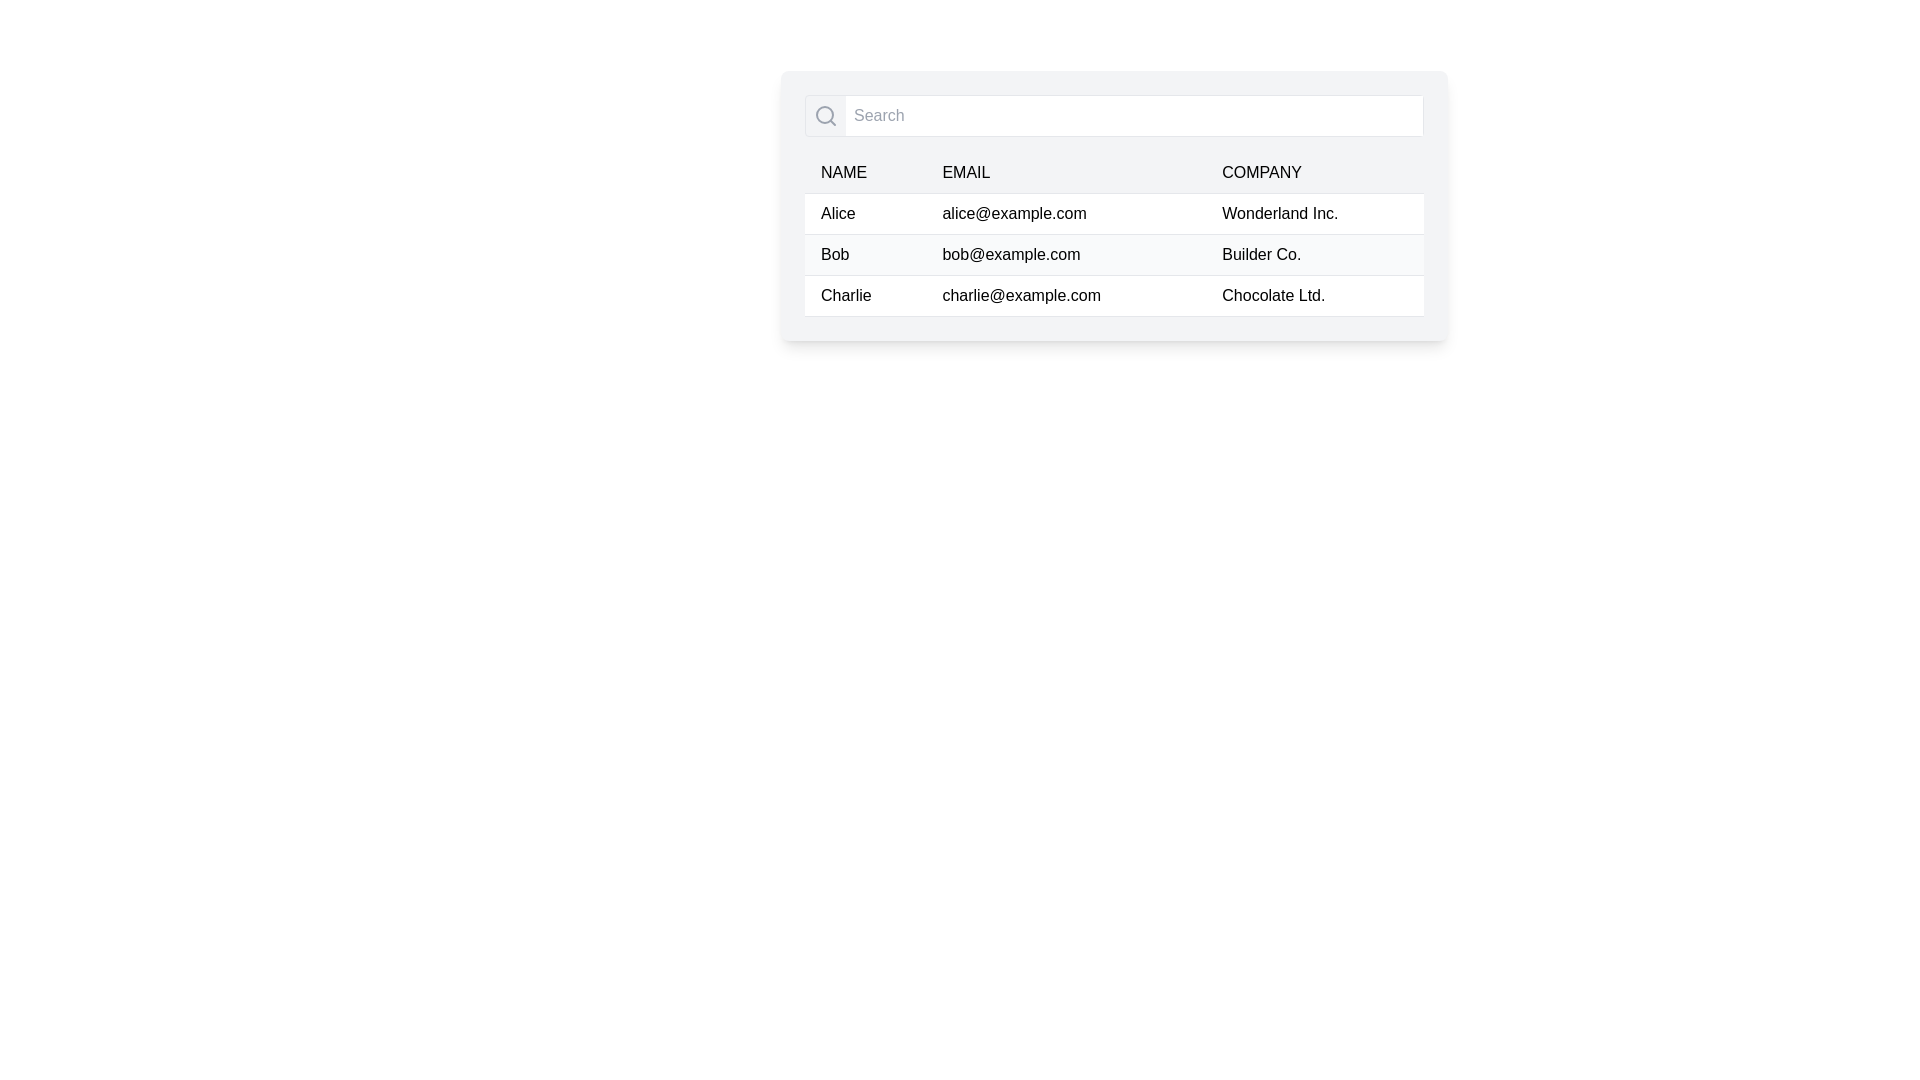 This screenshot has width=1920, height=1080. What do you see at coordinates (966, 172) in the screenshot?
I see `the text label displaying 'EMAIL', which is the second header in a row of three at the top of a table, positioned between 'NAME' and 'COMPANY'` at bounding box center [966, 172].